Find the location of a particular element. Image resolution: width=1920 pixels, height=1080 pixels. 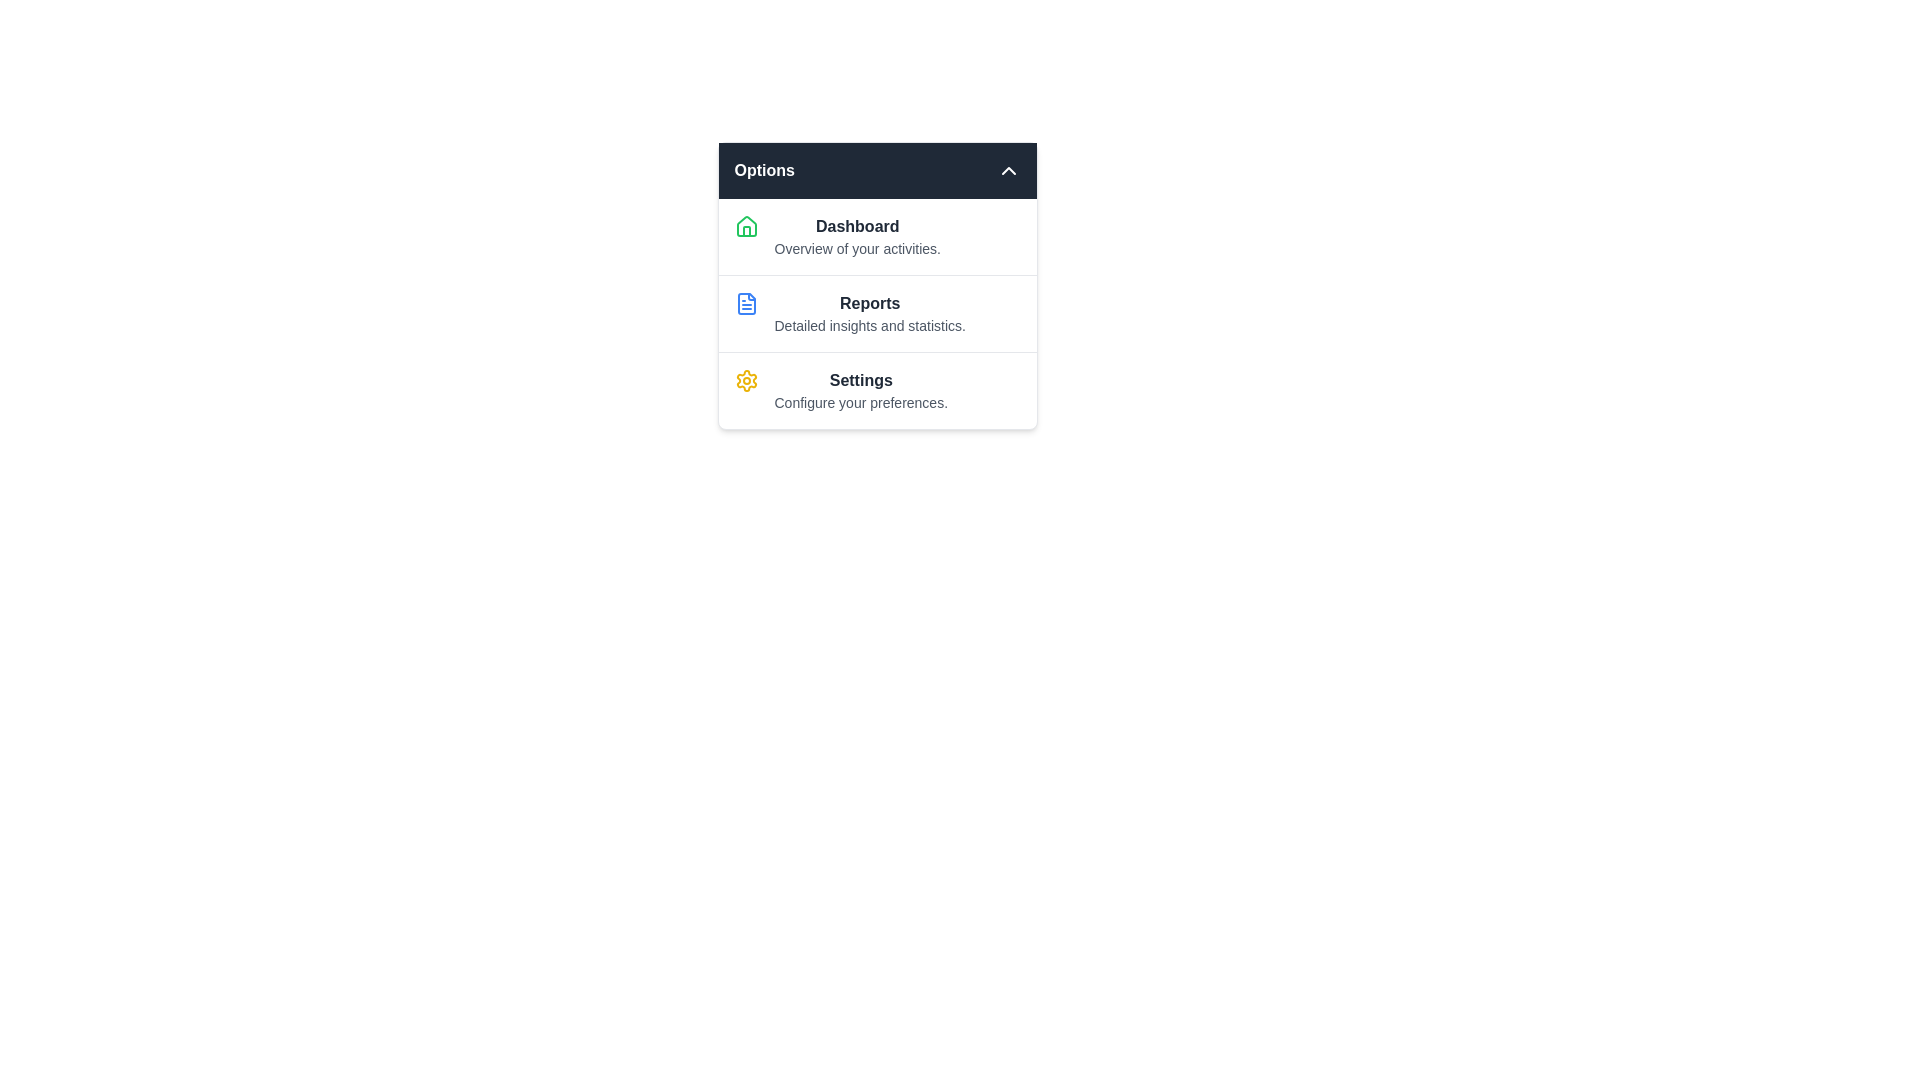

the Text Label that serves as a title for the settings section, positioned above the subtitle 'Configure your preferences.' is located at coordinates (861, 381).